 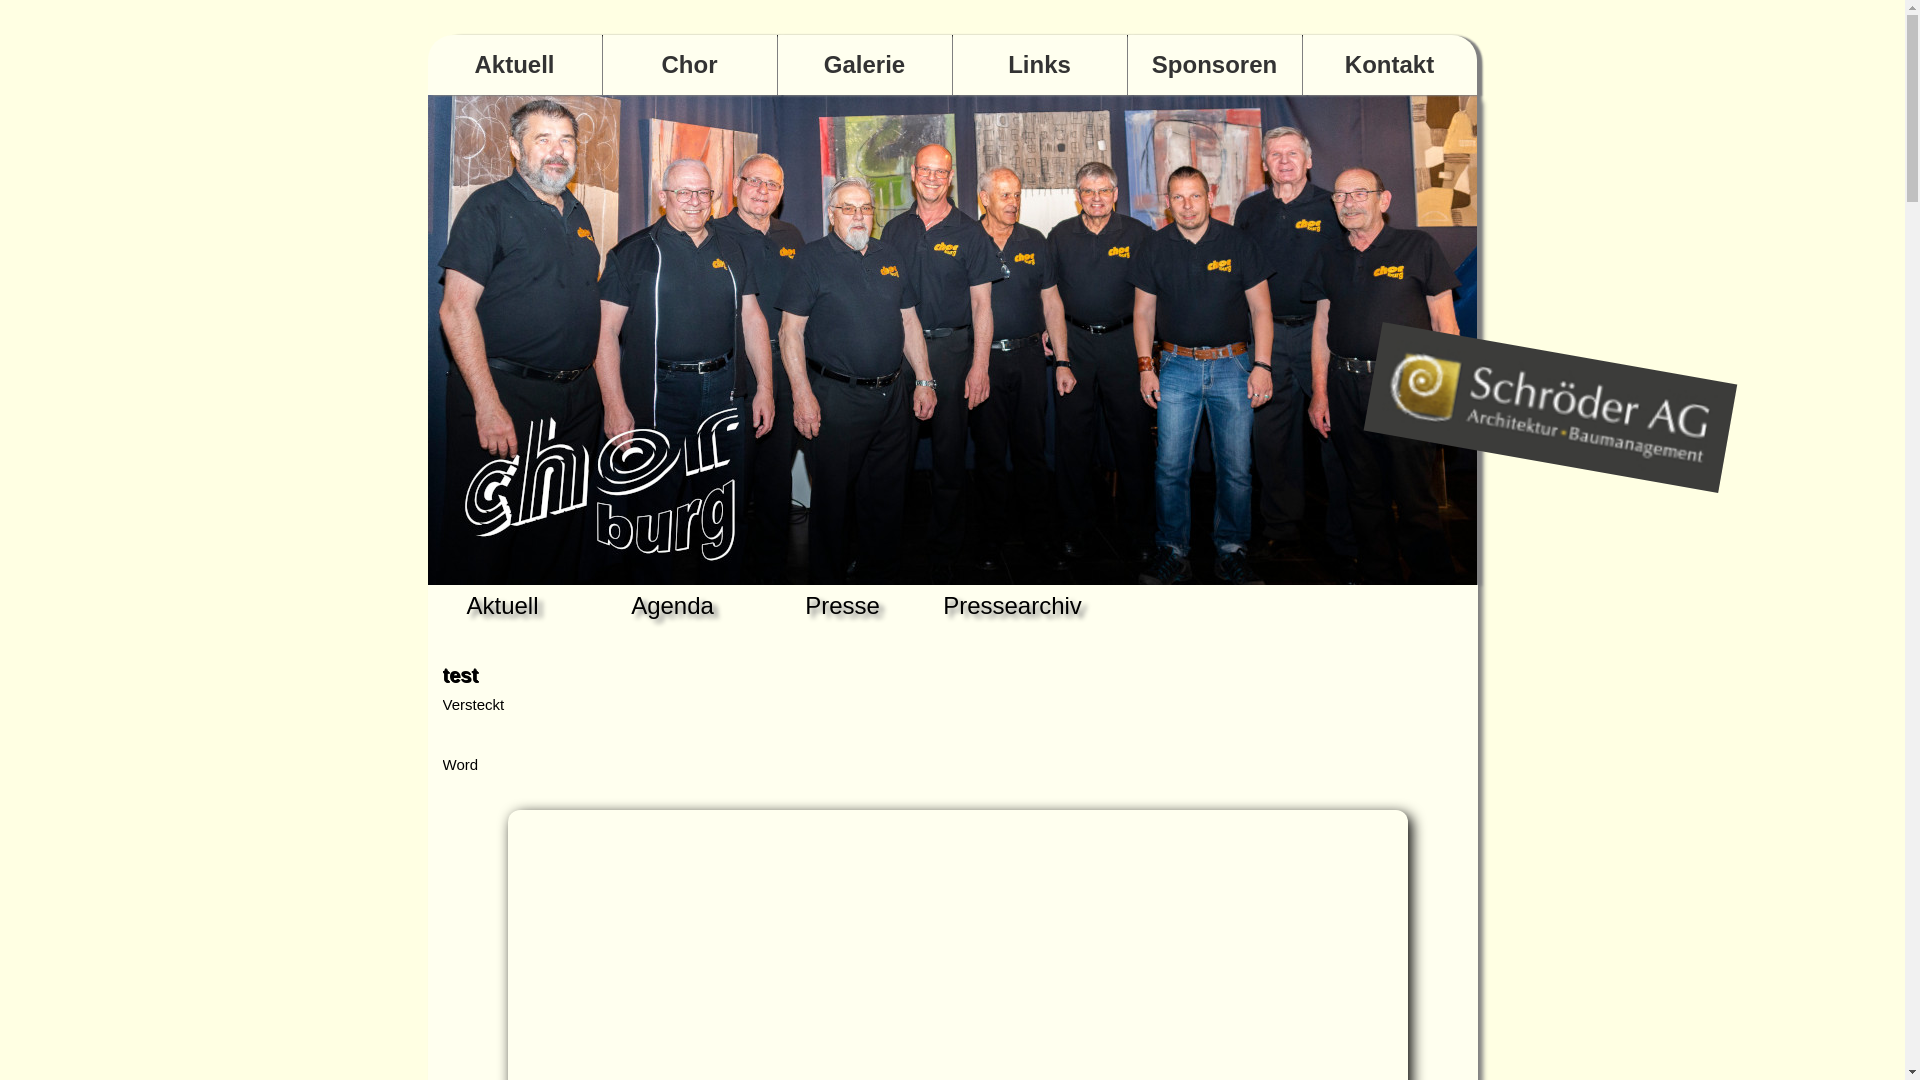 What do you see at coordinates (1301, 64) in the screenshot?
I see `'Kontakt'` at bounding box center [1301, 64].